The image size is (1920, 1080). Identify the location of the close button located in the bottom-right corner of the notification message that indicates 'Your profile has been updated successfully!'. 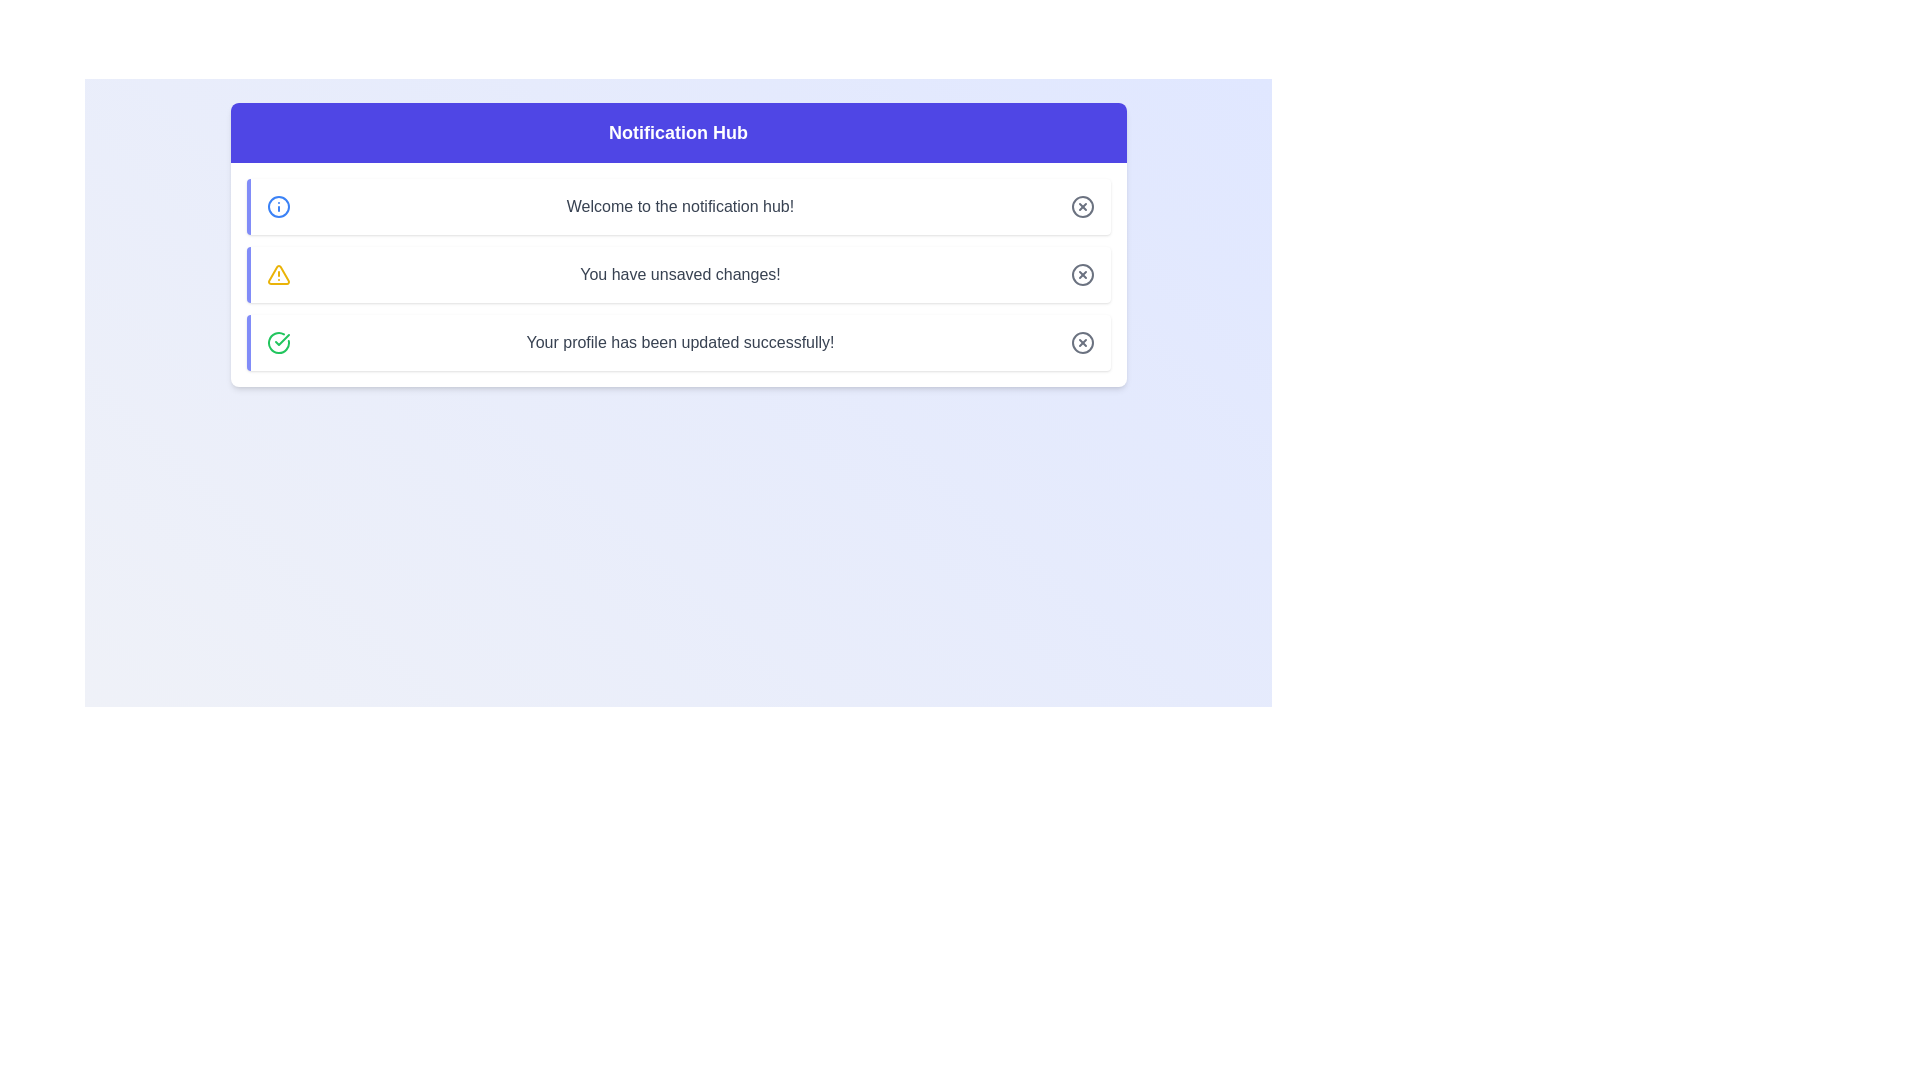
(1081, 342).